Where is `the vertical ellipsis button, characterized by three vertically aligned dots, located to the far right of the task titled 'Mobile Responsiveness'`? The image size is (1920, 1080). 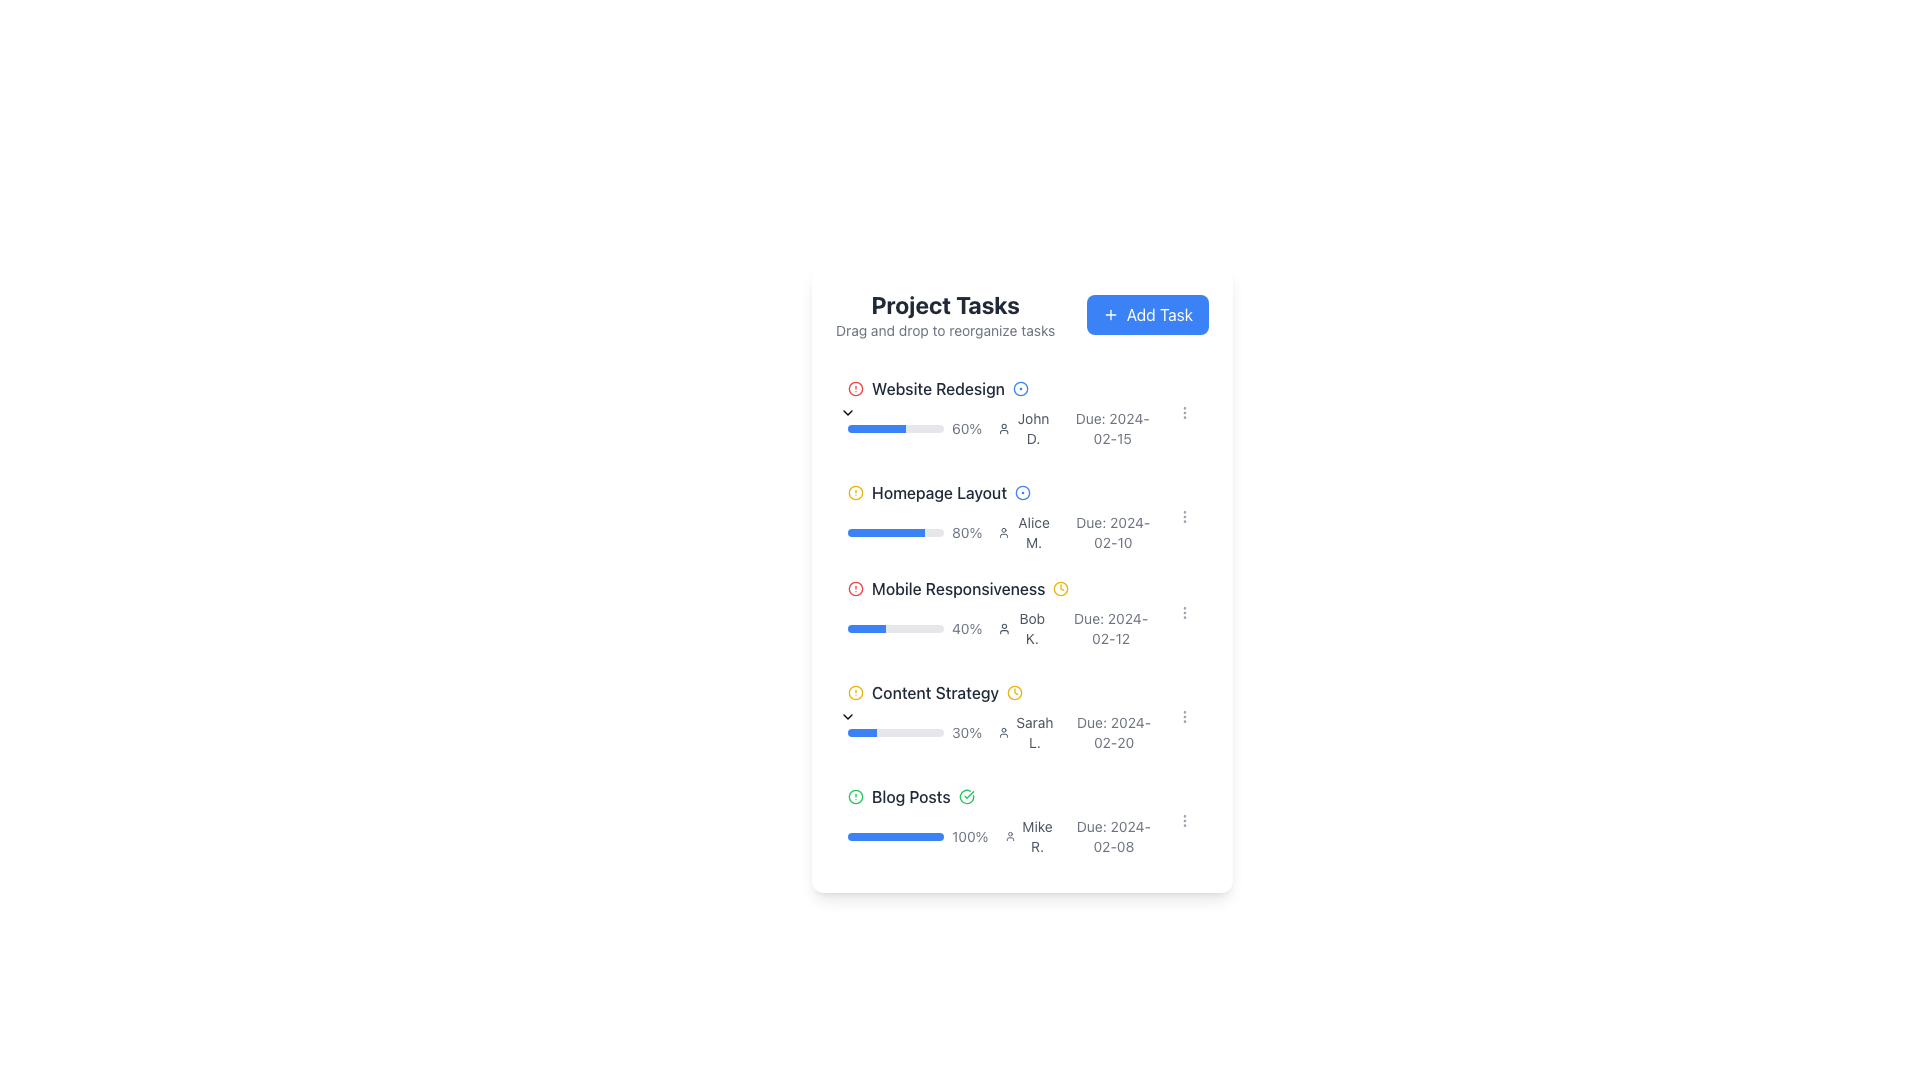
the vertical ellipsis button, characterized by three vertically aligned dots, located to the far right of the task titled 'Mobile Responsiveness' is located at coordinates (1185, 821).